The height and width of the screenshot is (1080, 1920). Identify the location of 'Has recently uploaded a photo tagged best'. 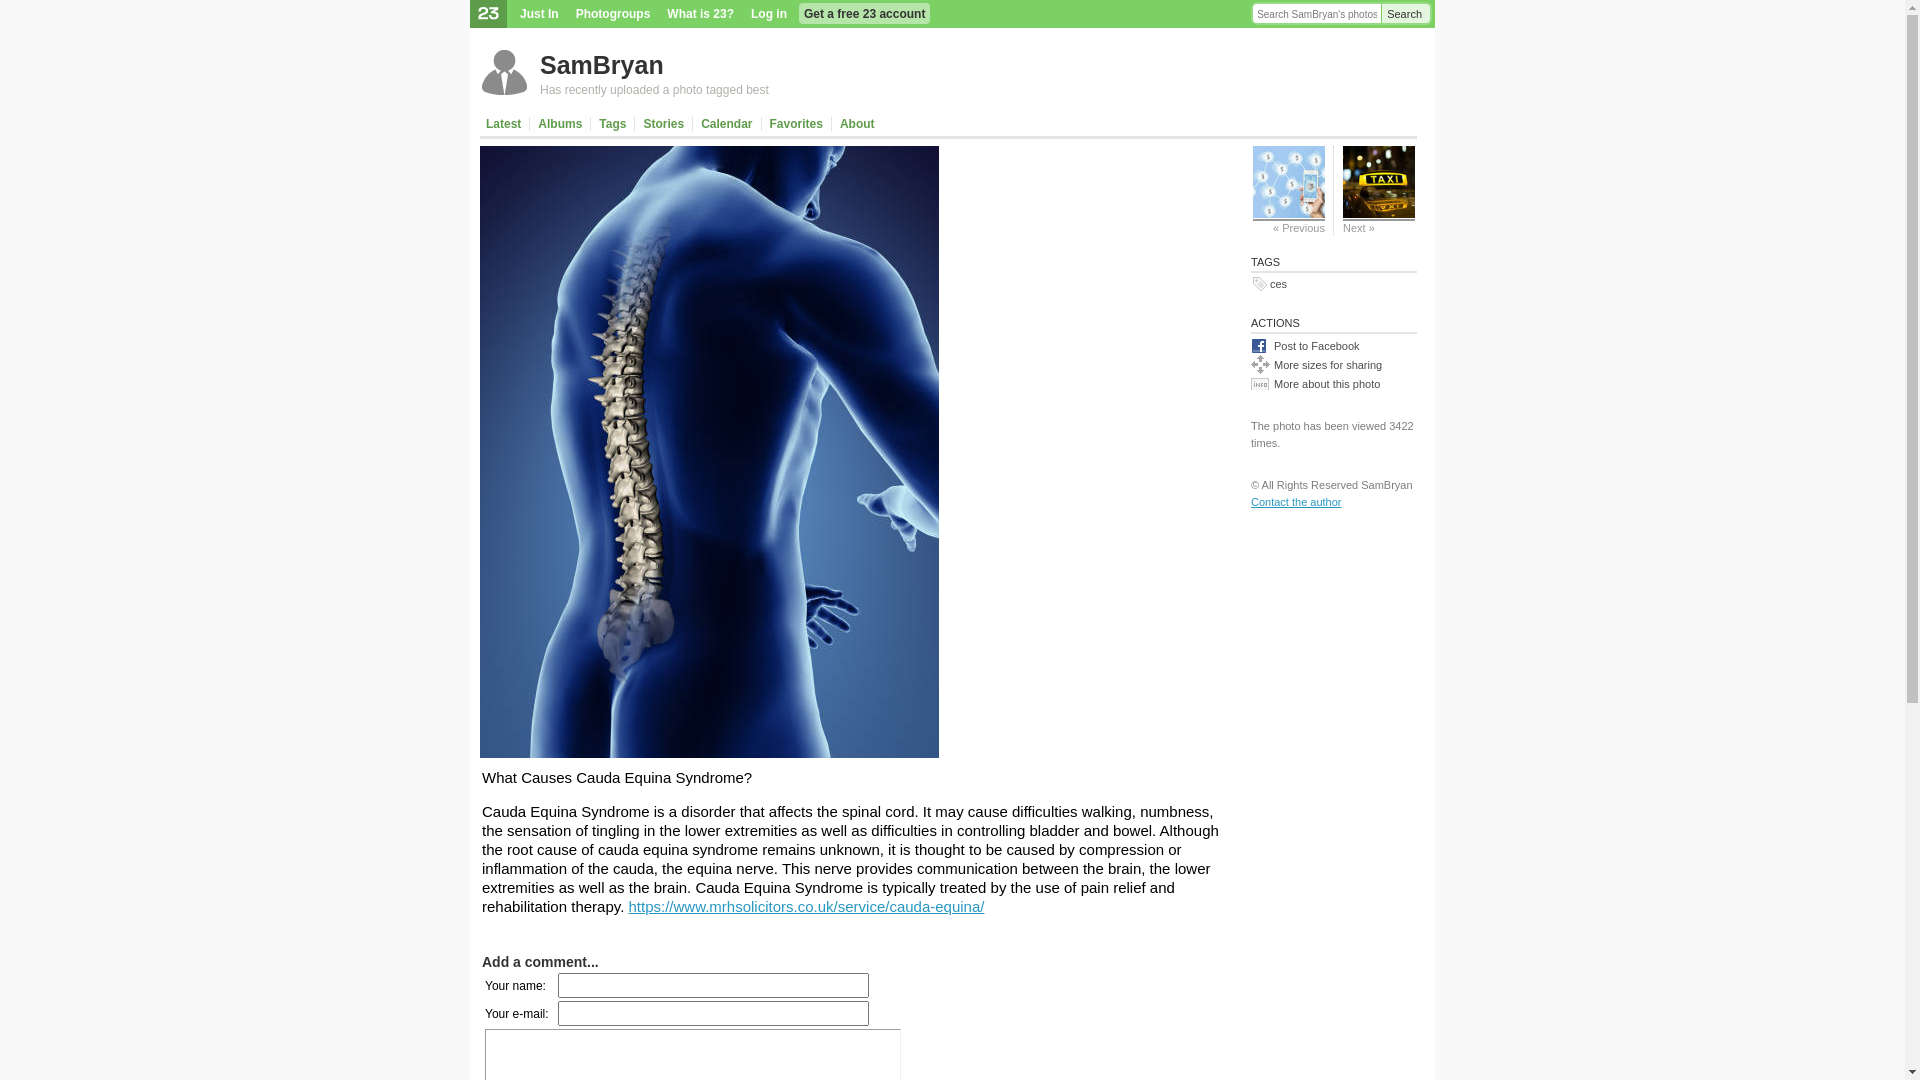
(539, 88).